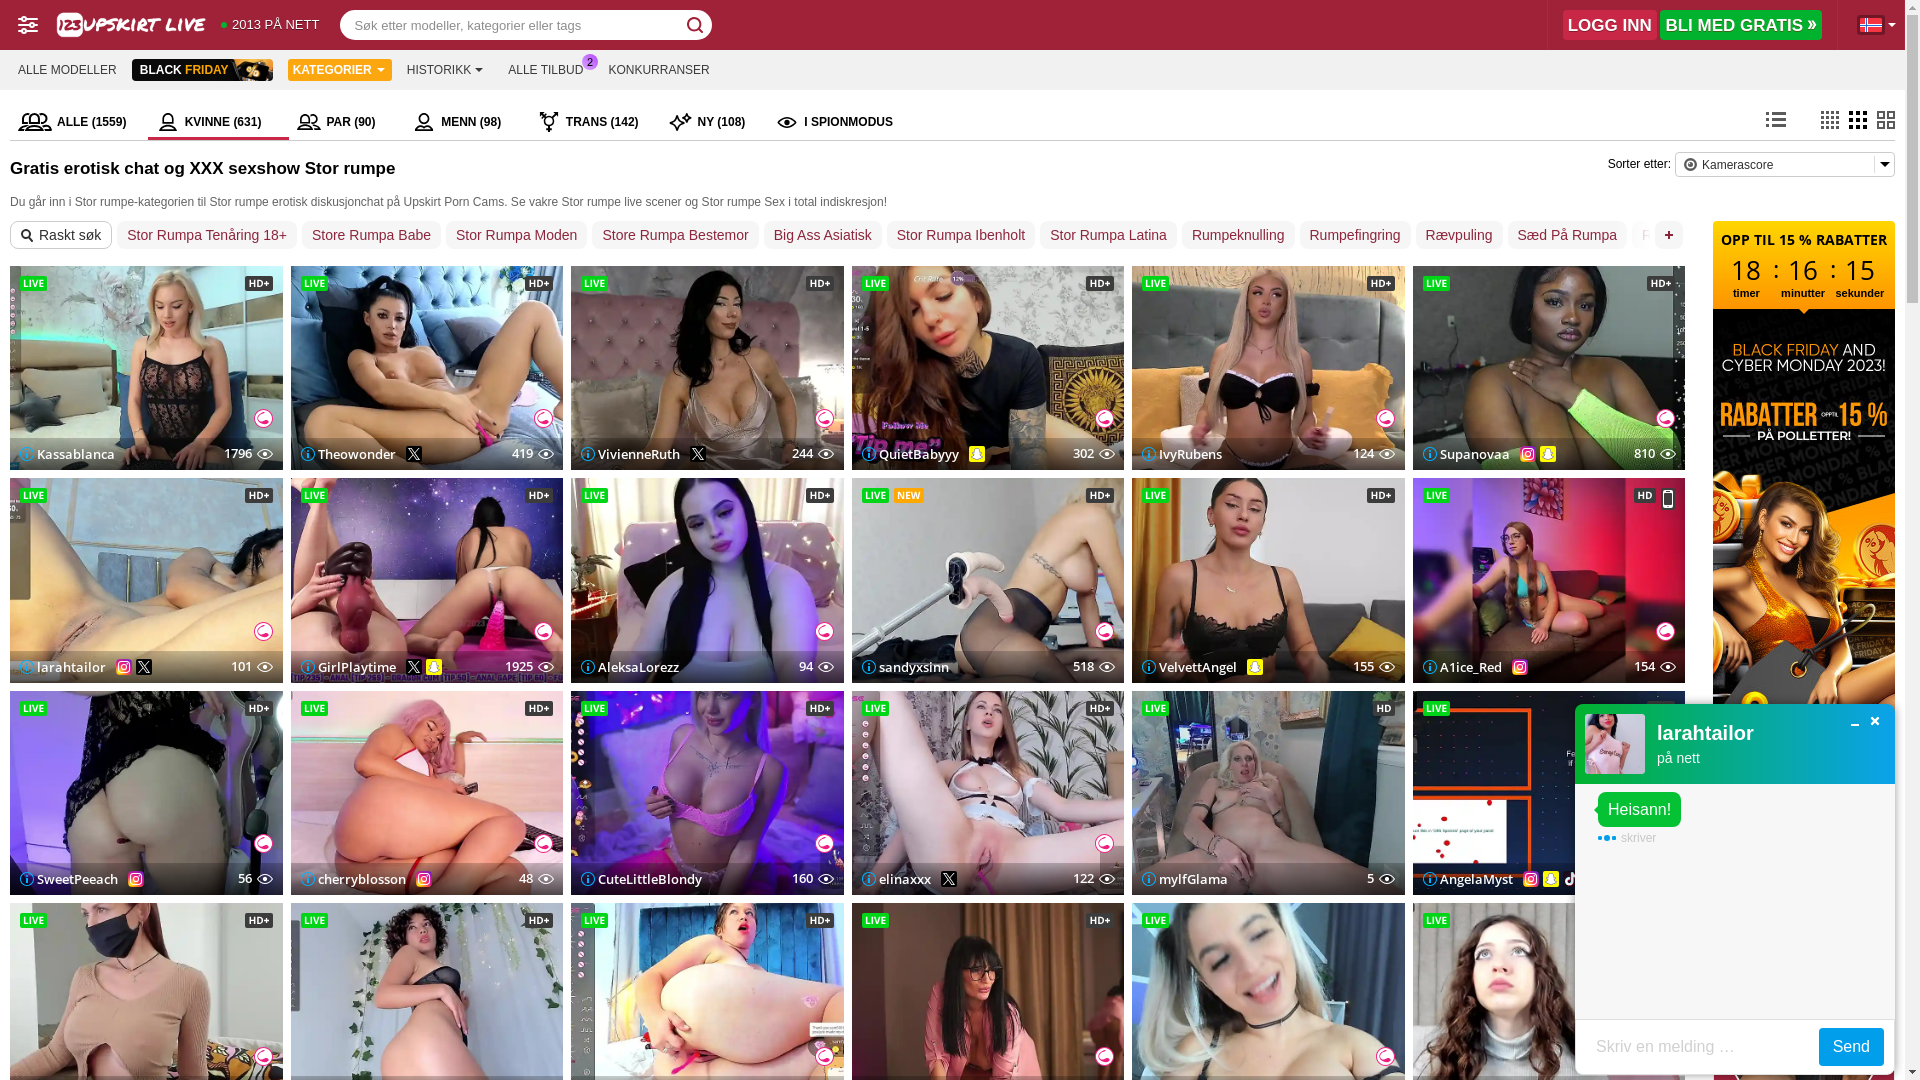 The height and width of the screenshot is (1080, 1920). I want to click on 'TRANS (142)', so click(529, 122).